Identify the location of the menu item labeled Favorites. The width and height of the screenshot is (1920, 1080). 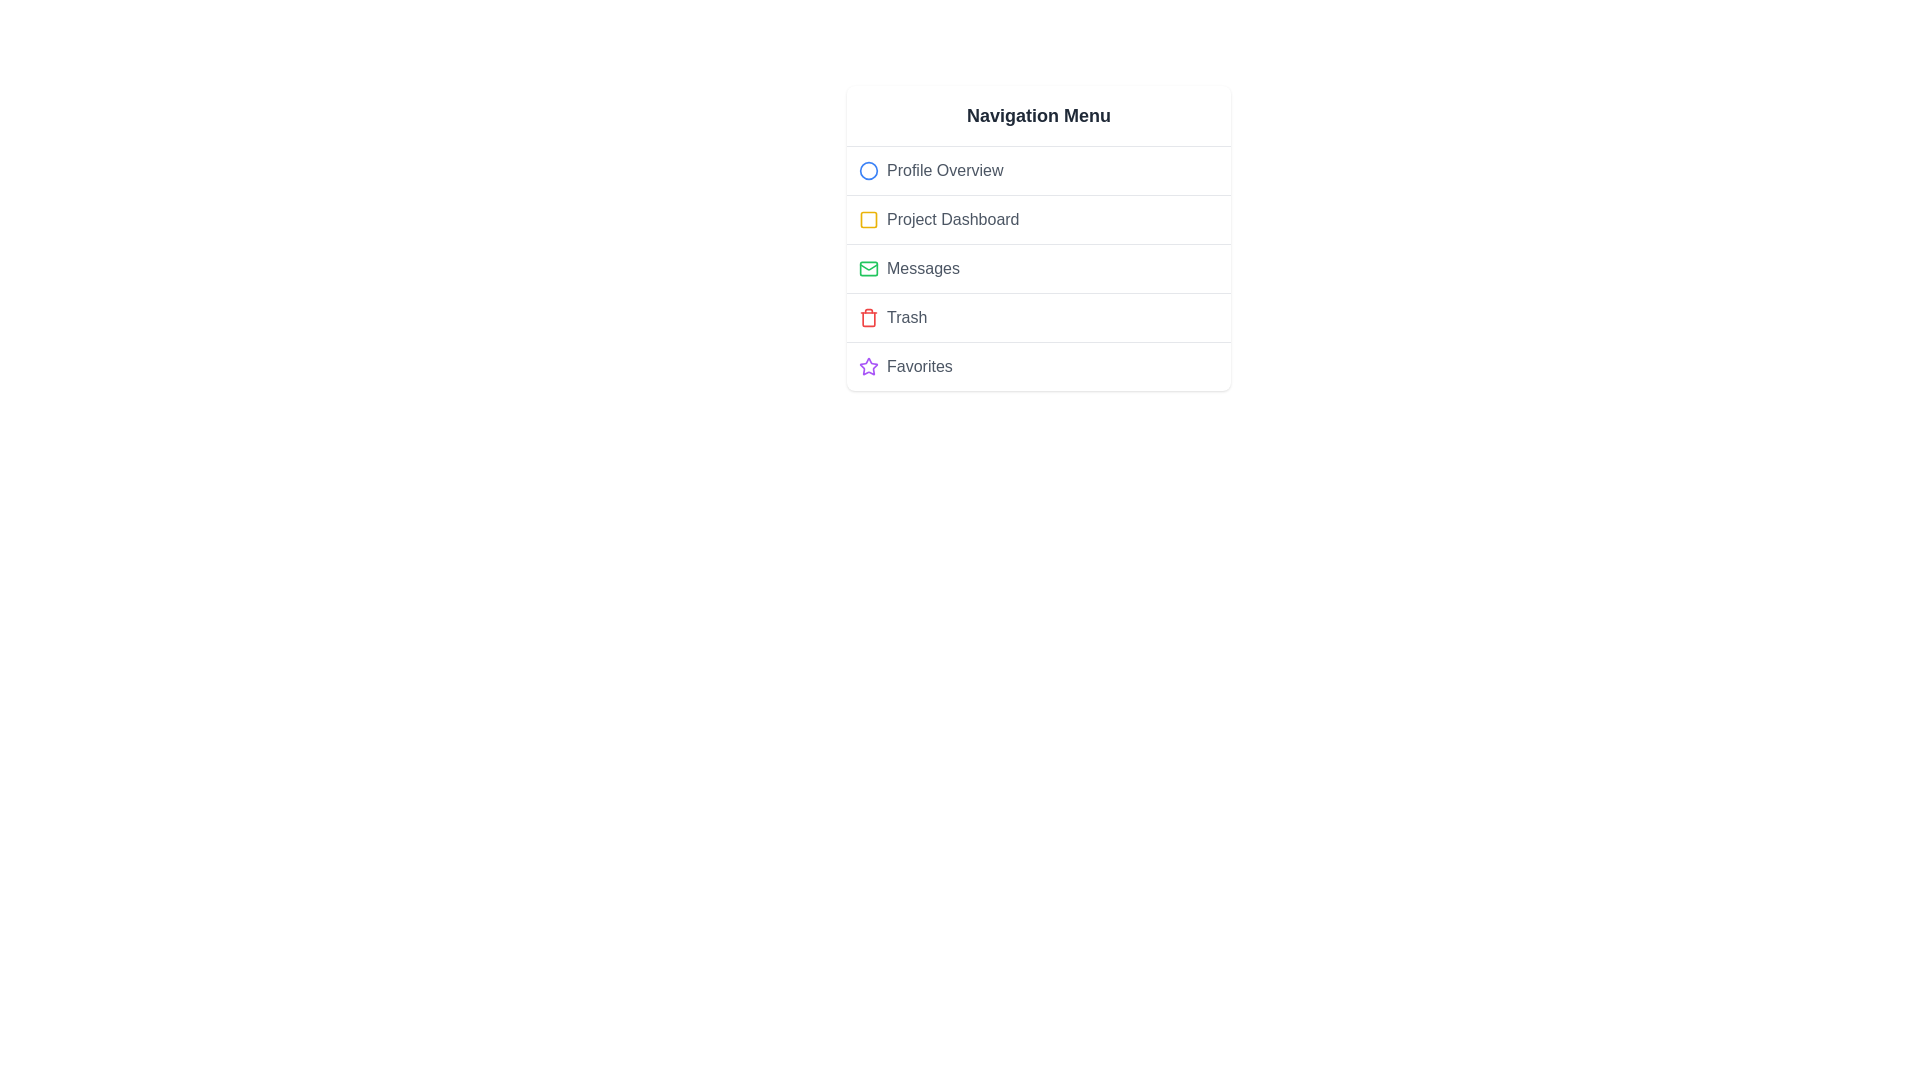
(1038, 366).